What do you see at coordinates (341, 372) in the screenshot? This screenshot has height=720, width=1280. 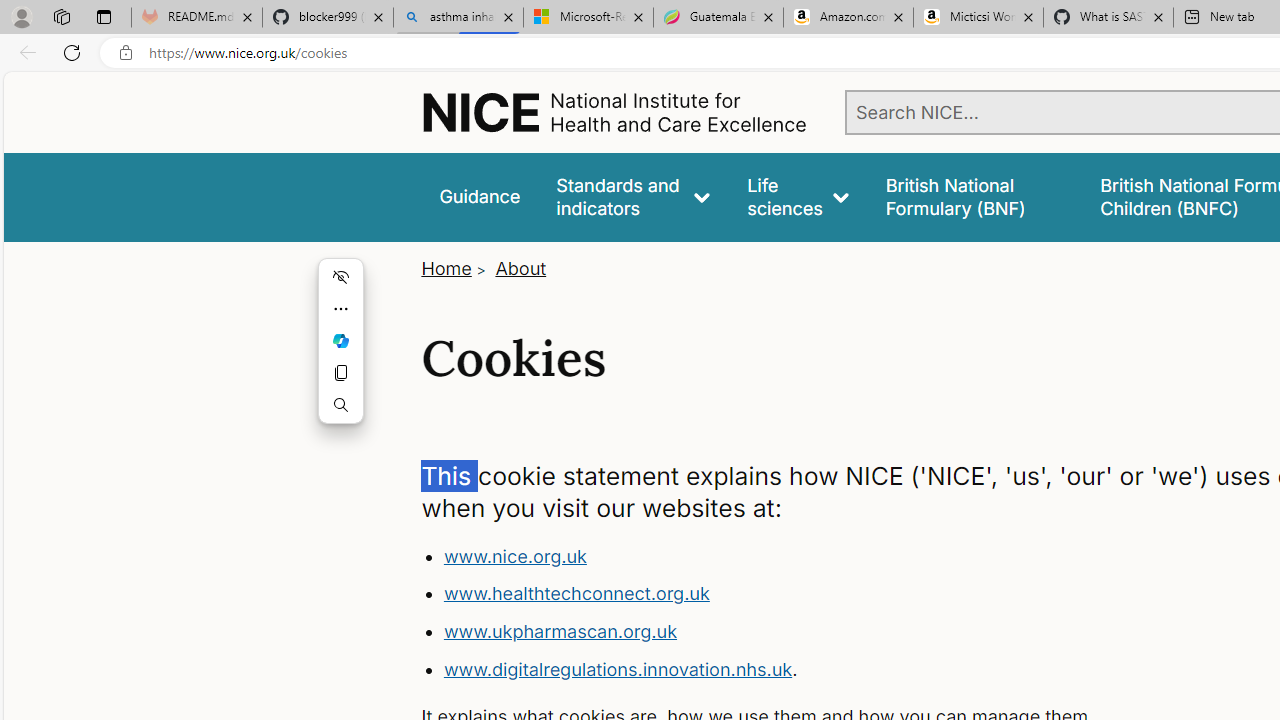 I see `'Copy'` at bounding box center [341, 372].